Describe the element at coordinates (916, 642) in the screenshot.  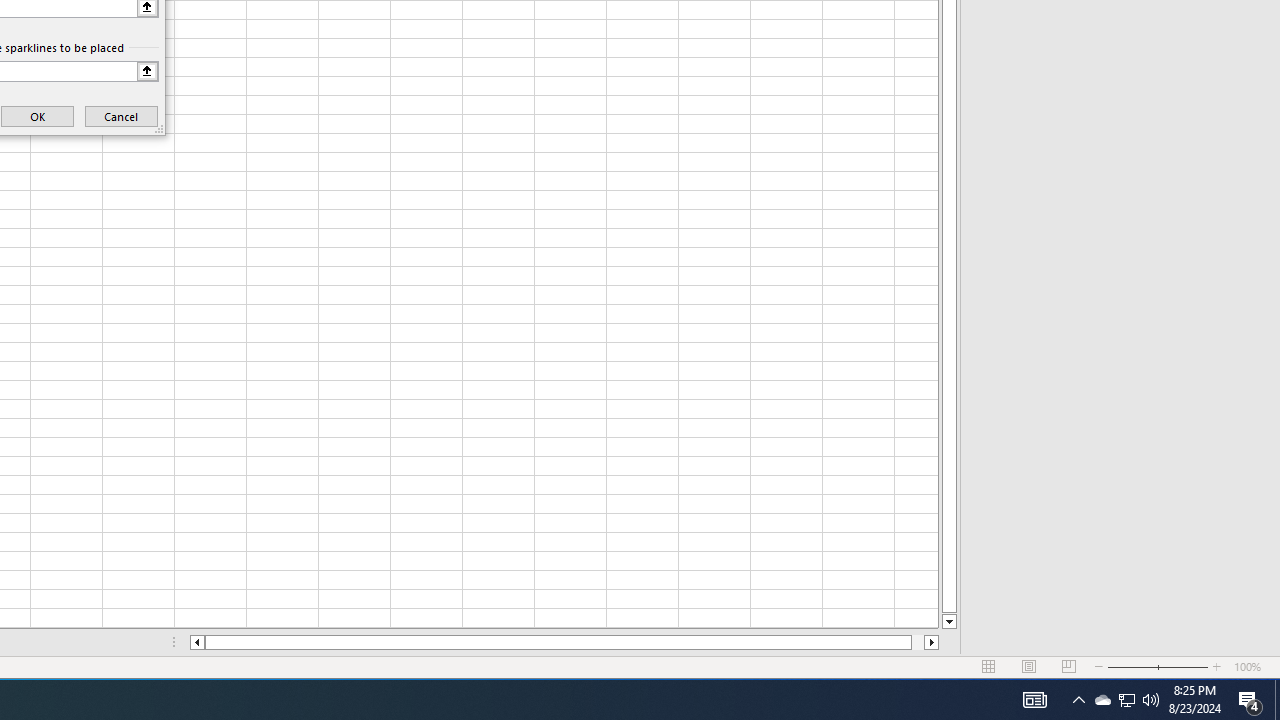
I see `'Page right'` at that location.